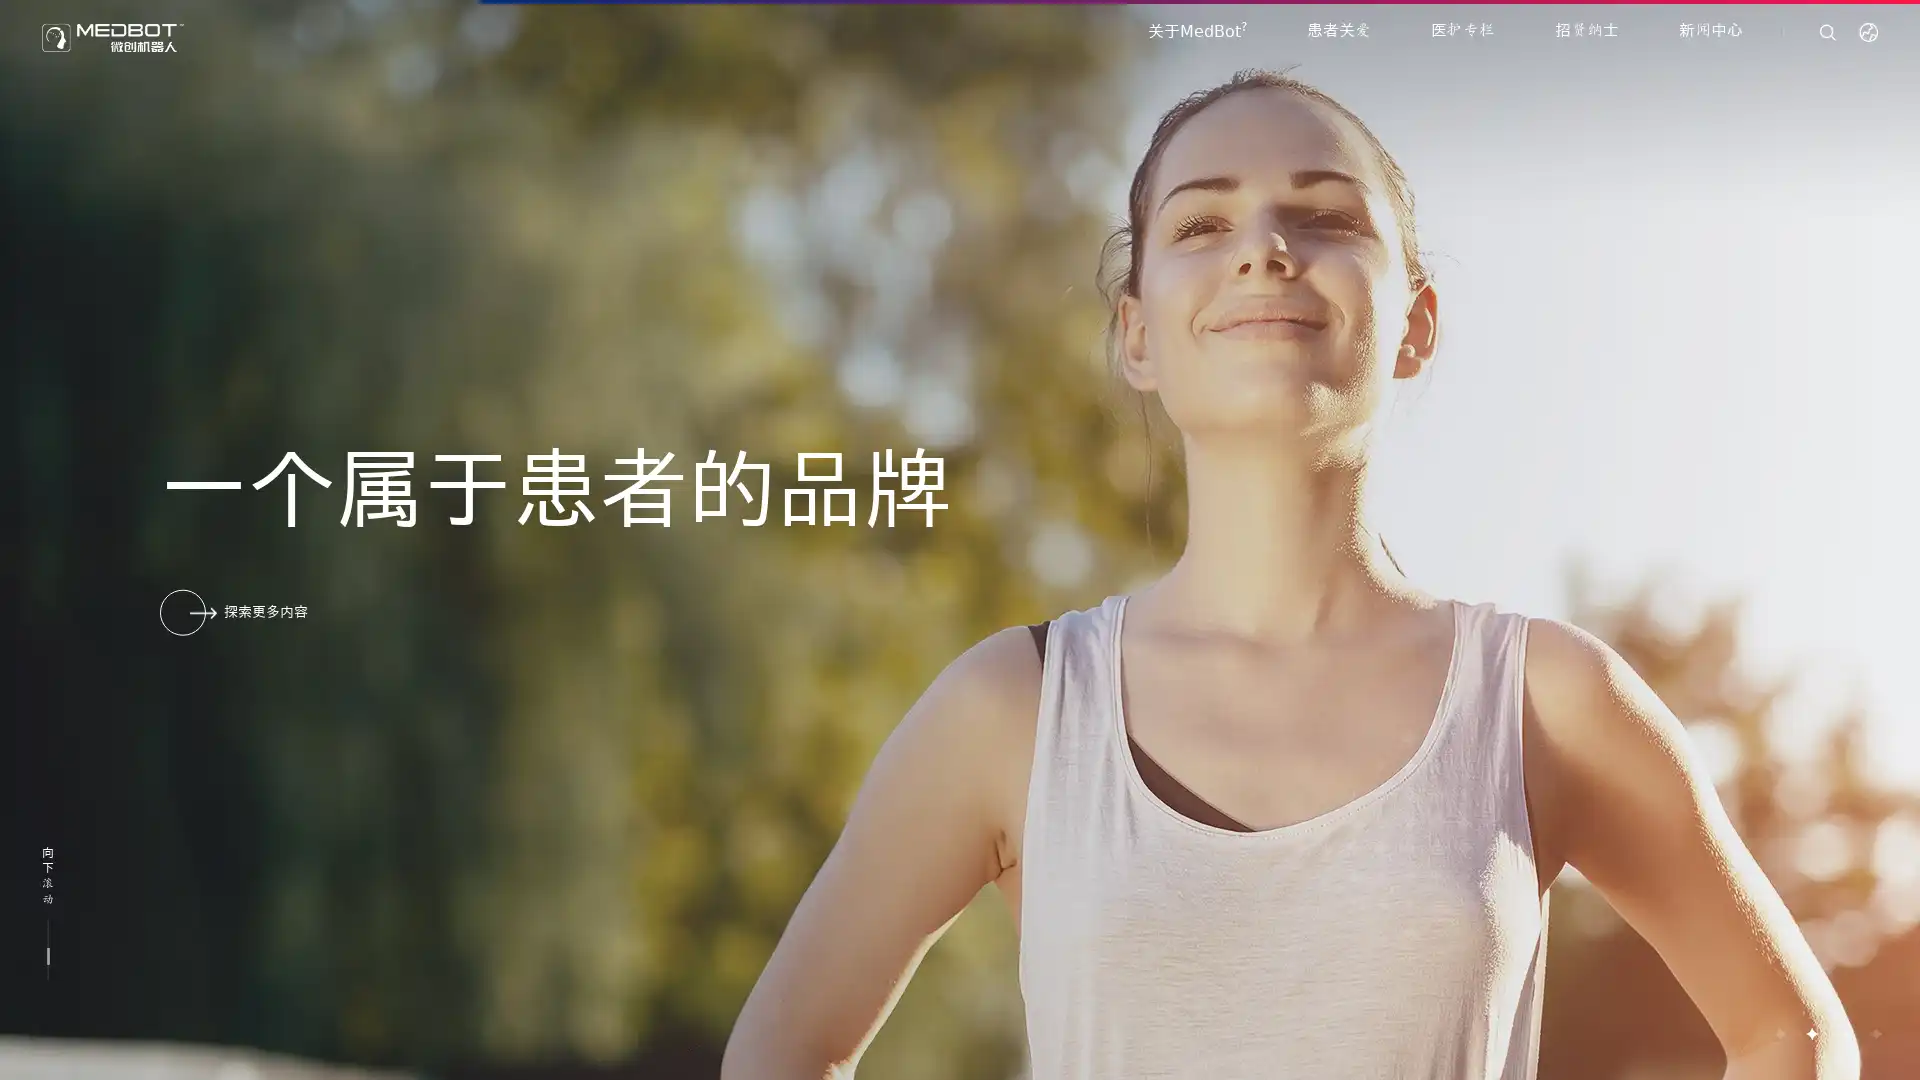  What do you see at coordinates (1874, 1033) in the screenshot?
I see `Go to slide 4` at bounding box center [1874, 1033].